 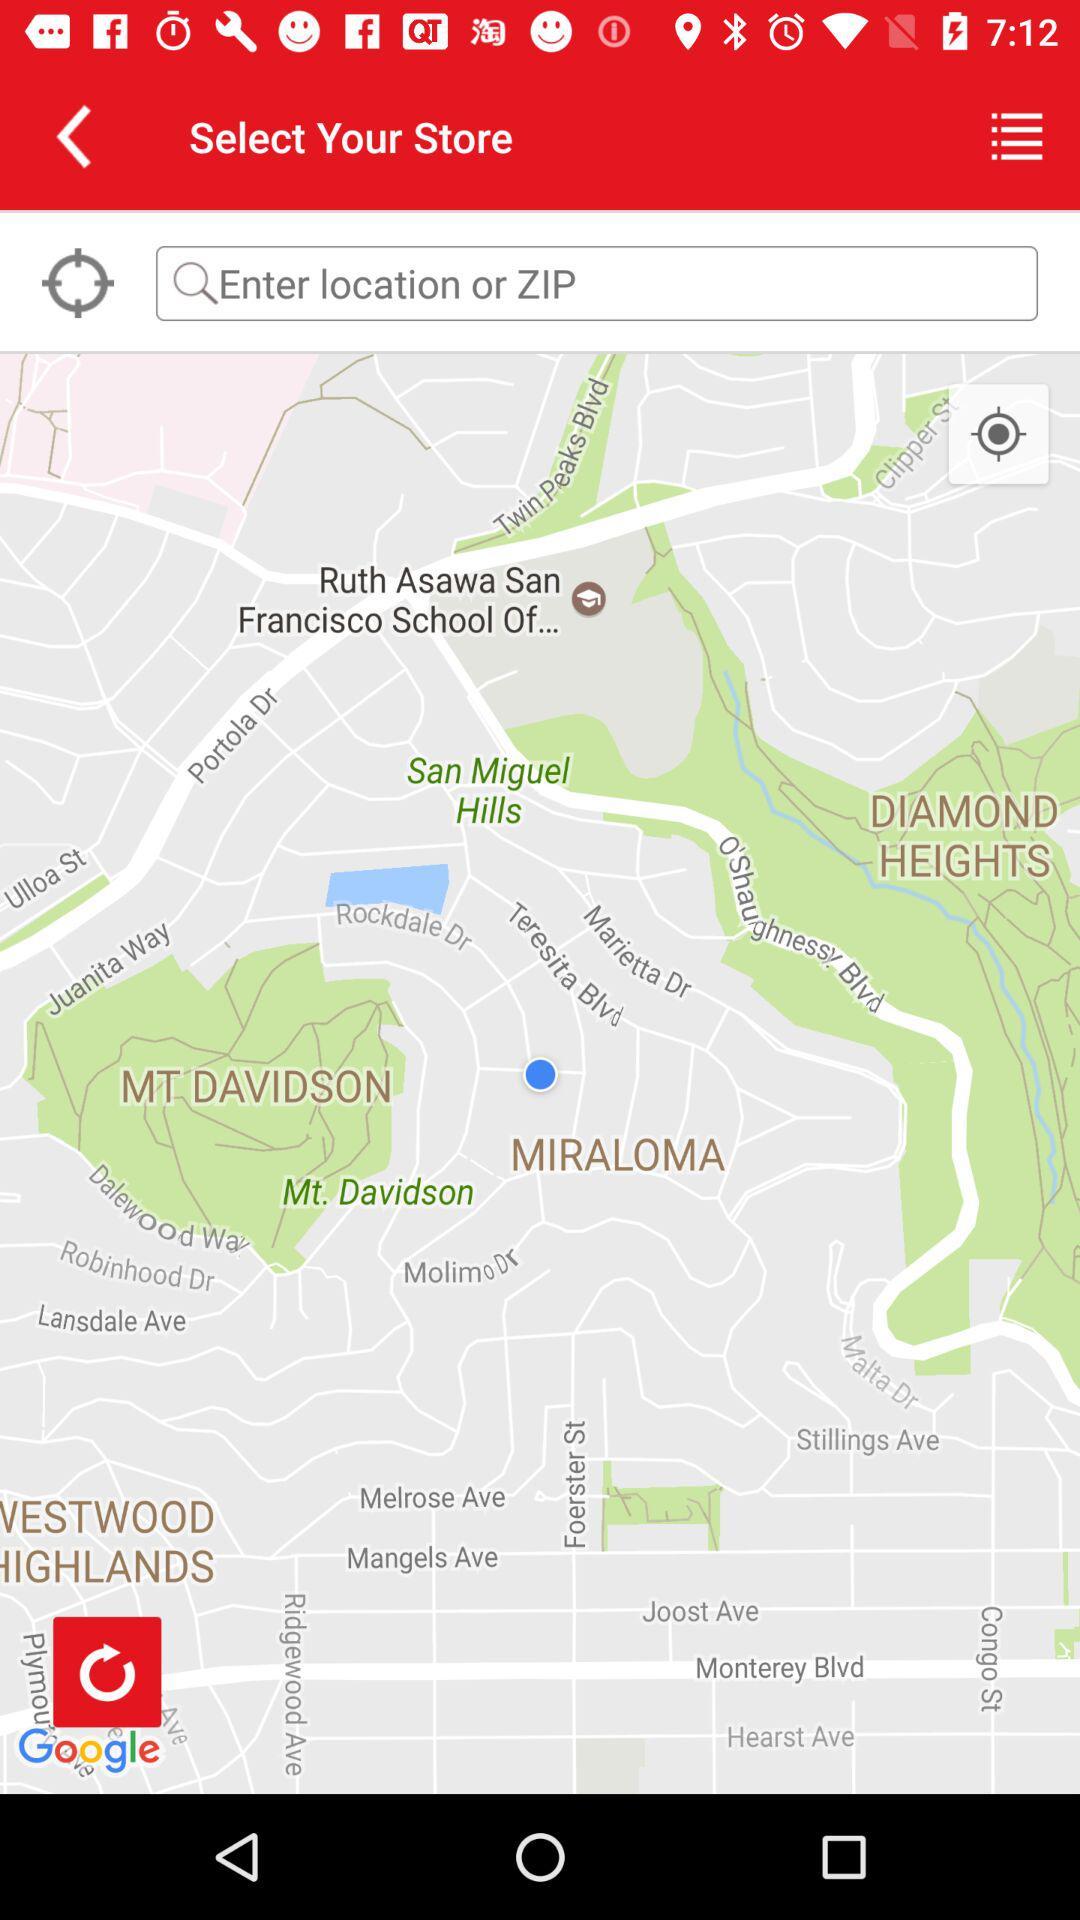 I want to click on the item to the left of the select your store icon, so click(x=72, y=135).